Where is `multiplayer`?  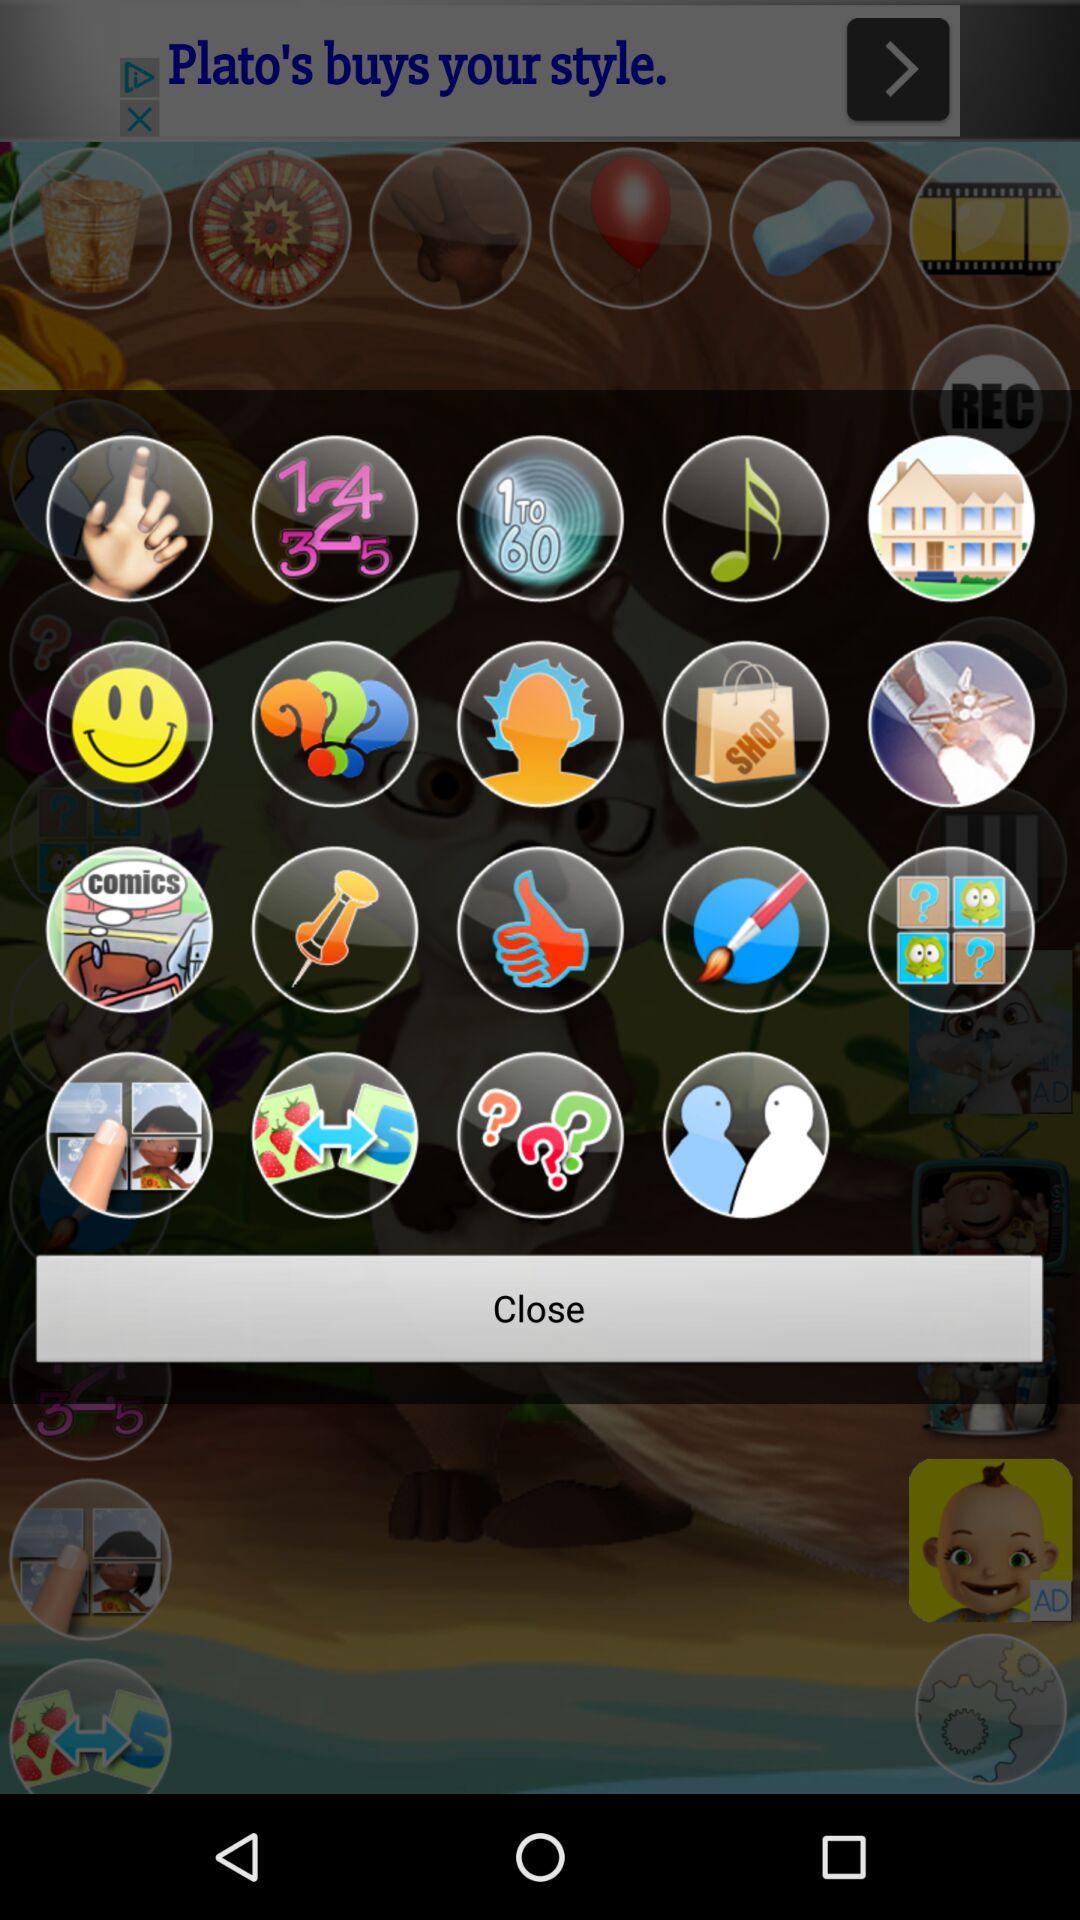 multiplayer is located at coordinates (745, 1135).